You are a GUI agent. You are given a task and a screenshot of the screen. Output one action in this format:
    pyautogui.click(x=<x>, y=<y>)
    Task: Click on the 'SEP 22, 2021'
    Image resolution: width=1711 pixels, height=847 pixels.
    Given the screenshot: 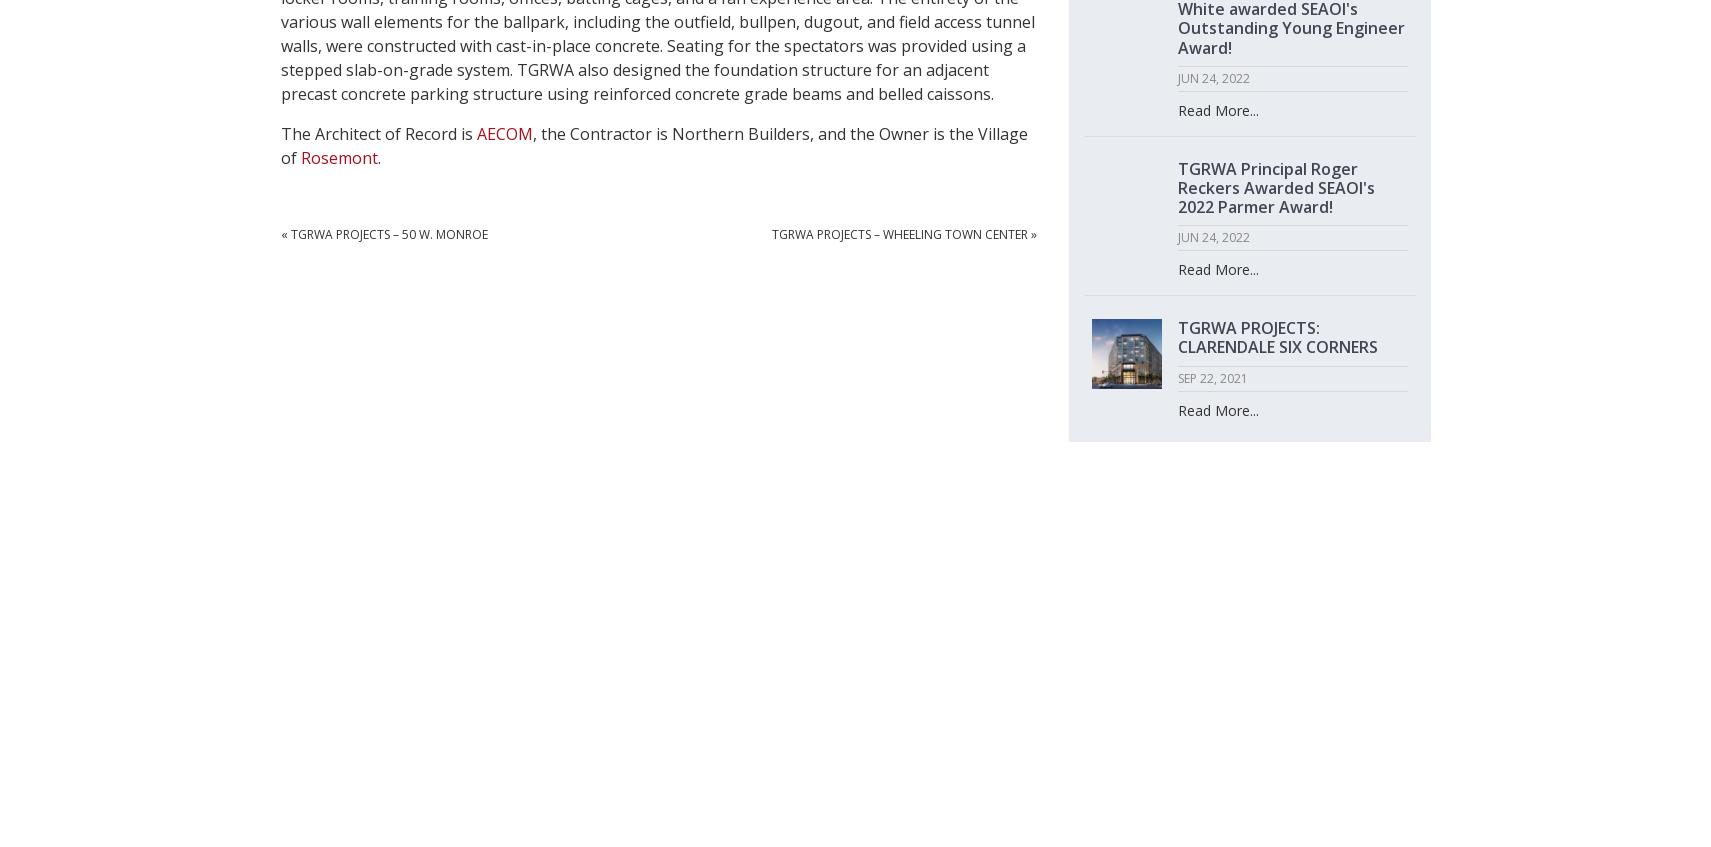 What is the action you would take?
    pyautogui.click(x=1175, y=376)
    